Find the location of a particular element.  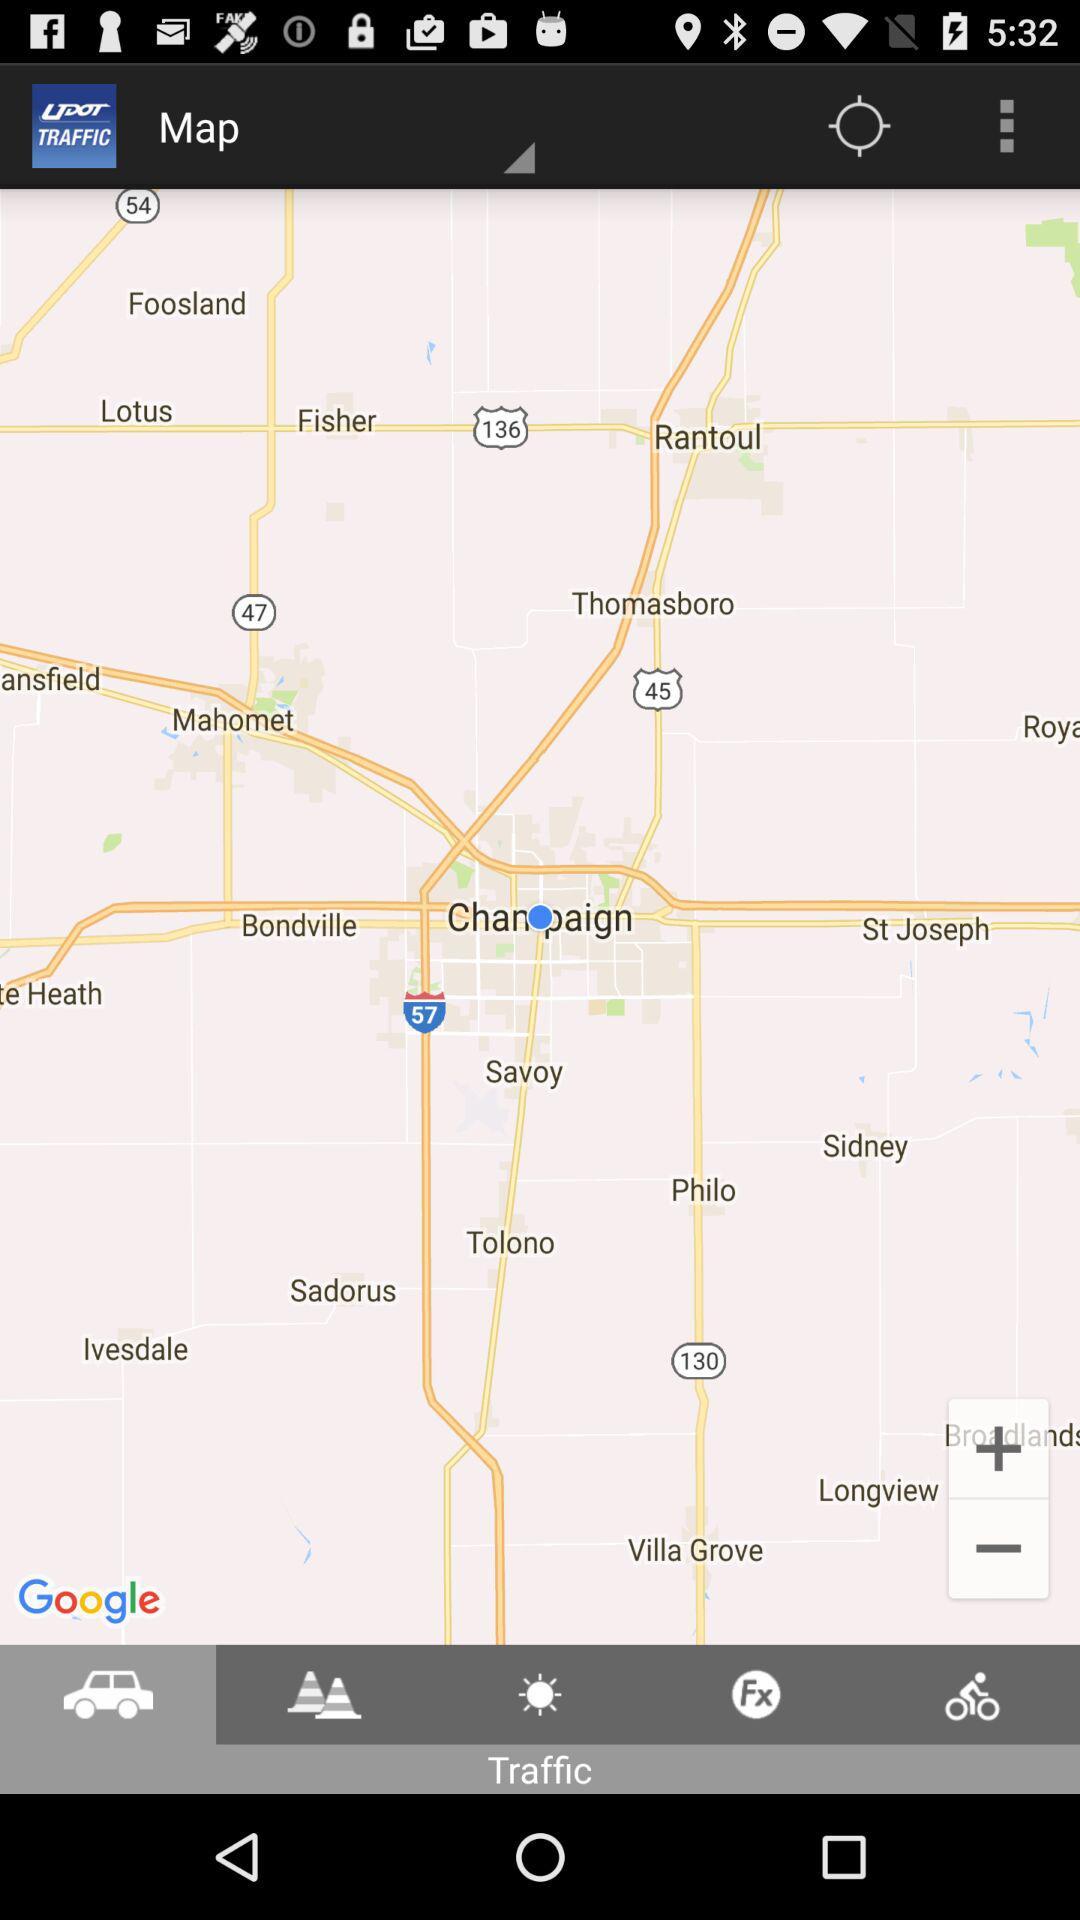

the add icon is located at coordinates (998, 1547).